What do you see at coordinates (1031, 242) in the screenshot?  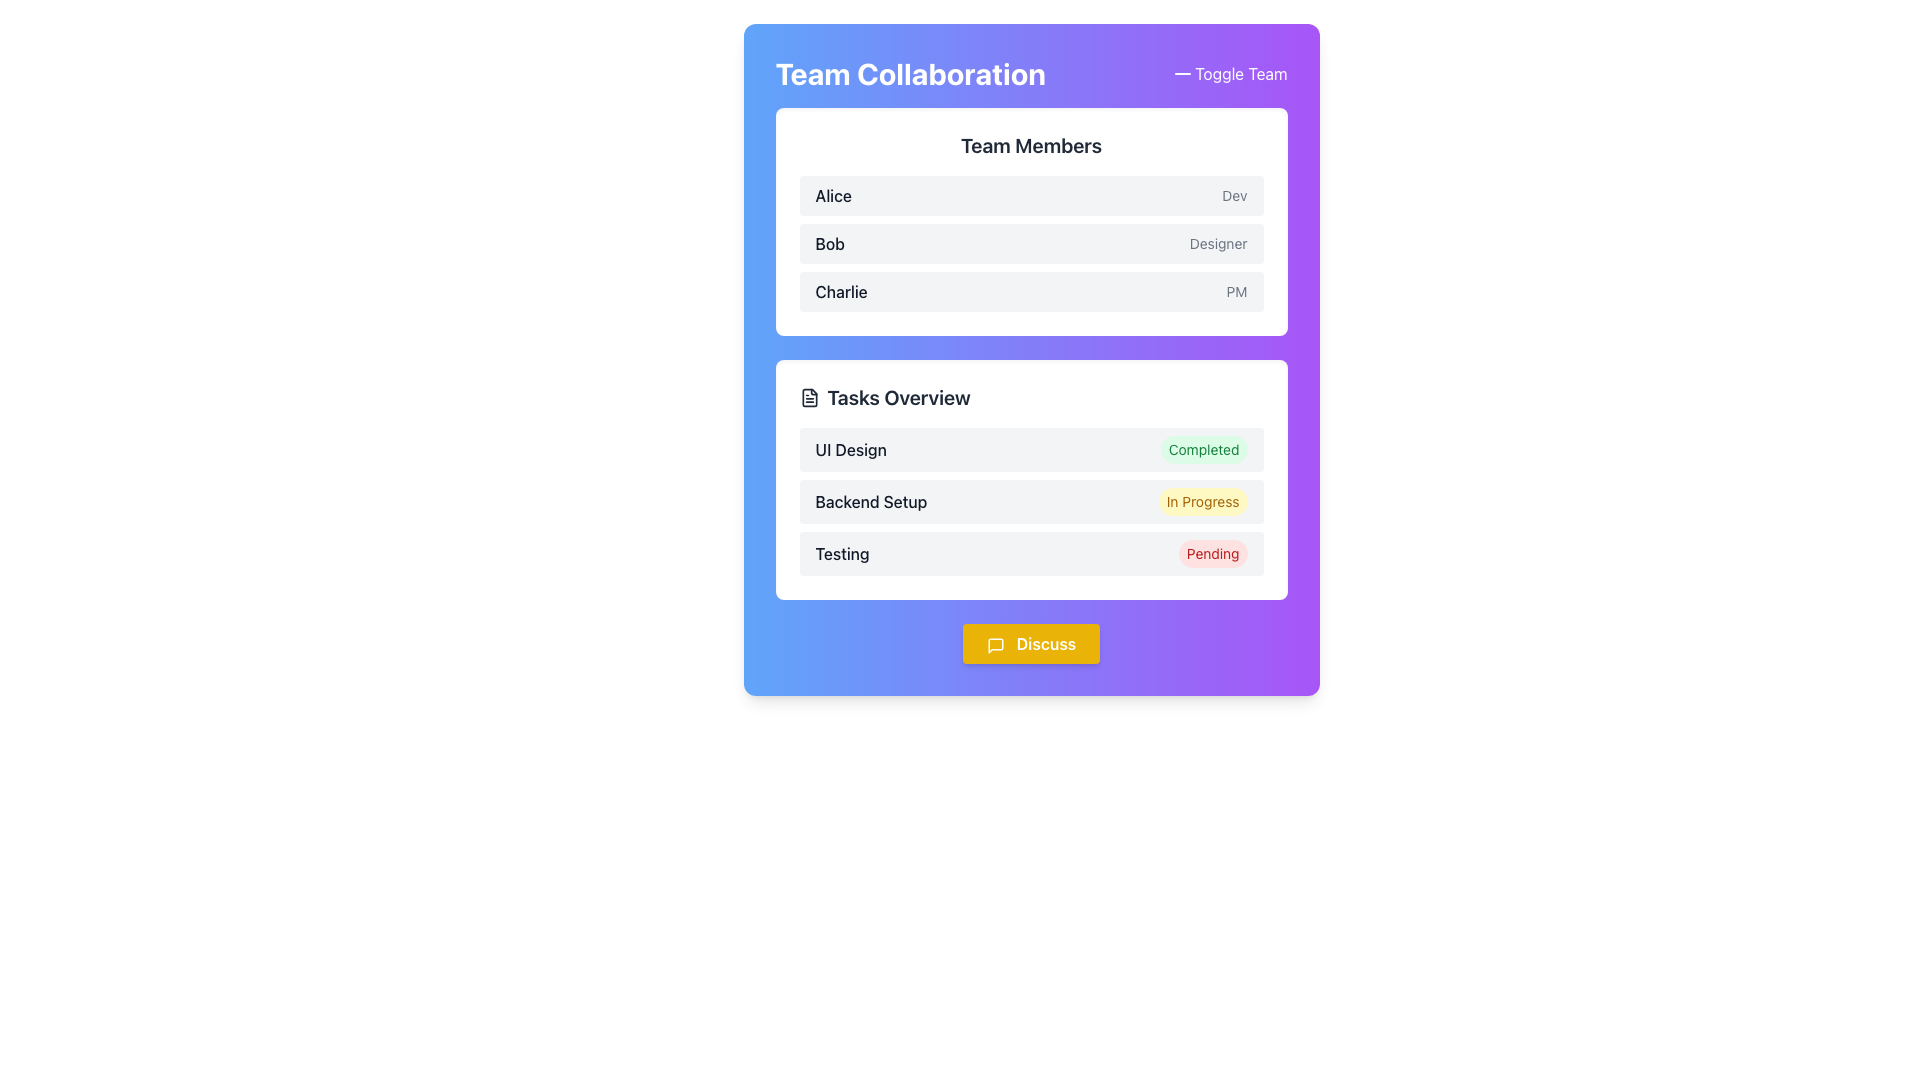 I see `the list item representing the team member 'Bob' who is a 'Designer' in the team collaboration interface` at bounding box center [1031, 242].